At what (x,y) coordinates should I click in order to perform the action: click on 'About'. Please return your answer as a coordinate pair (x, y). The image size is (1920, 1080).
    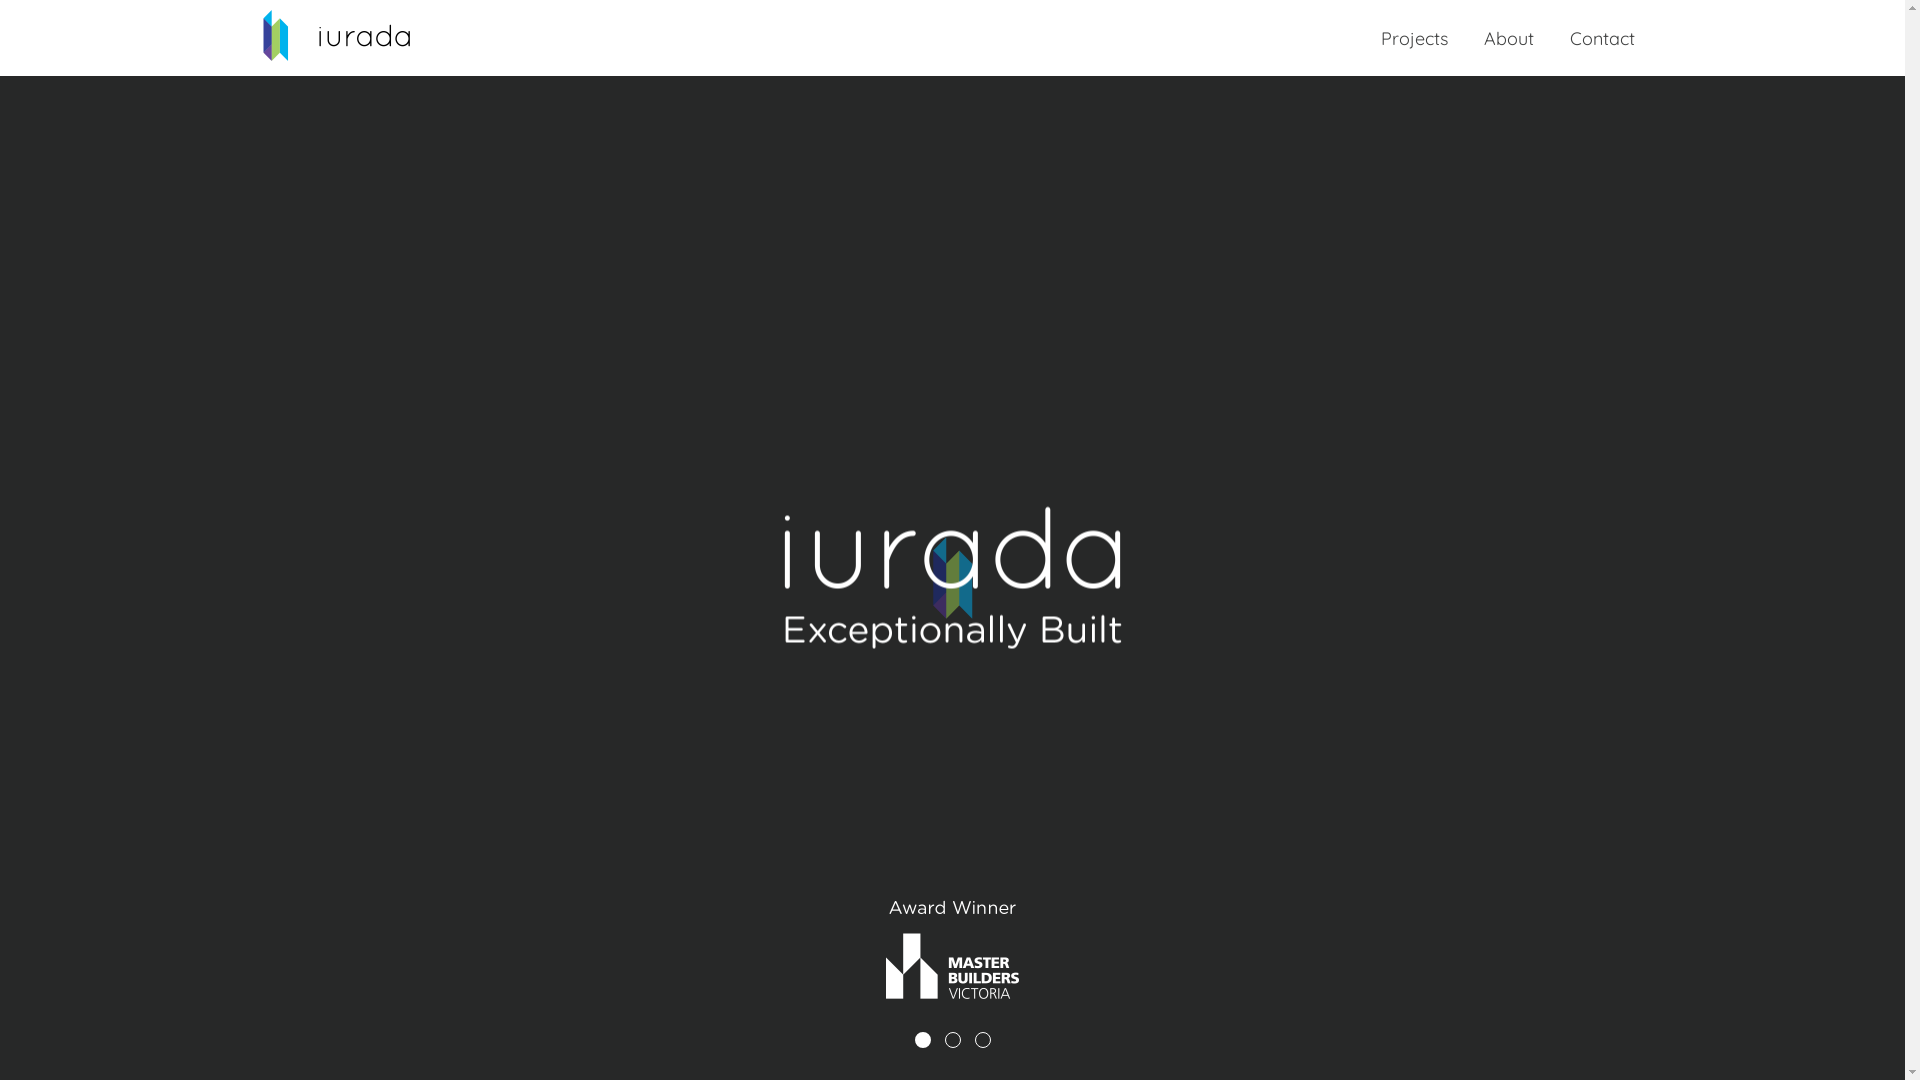
    Looking at the image, I should click on (1508, 38).